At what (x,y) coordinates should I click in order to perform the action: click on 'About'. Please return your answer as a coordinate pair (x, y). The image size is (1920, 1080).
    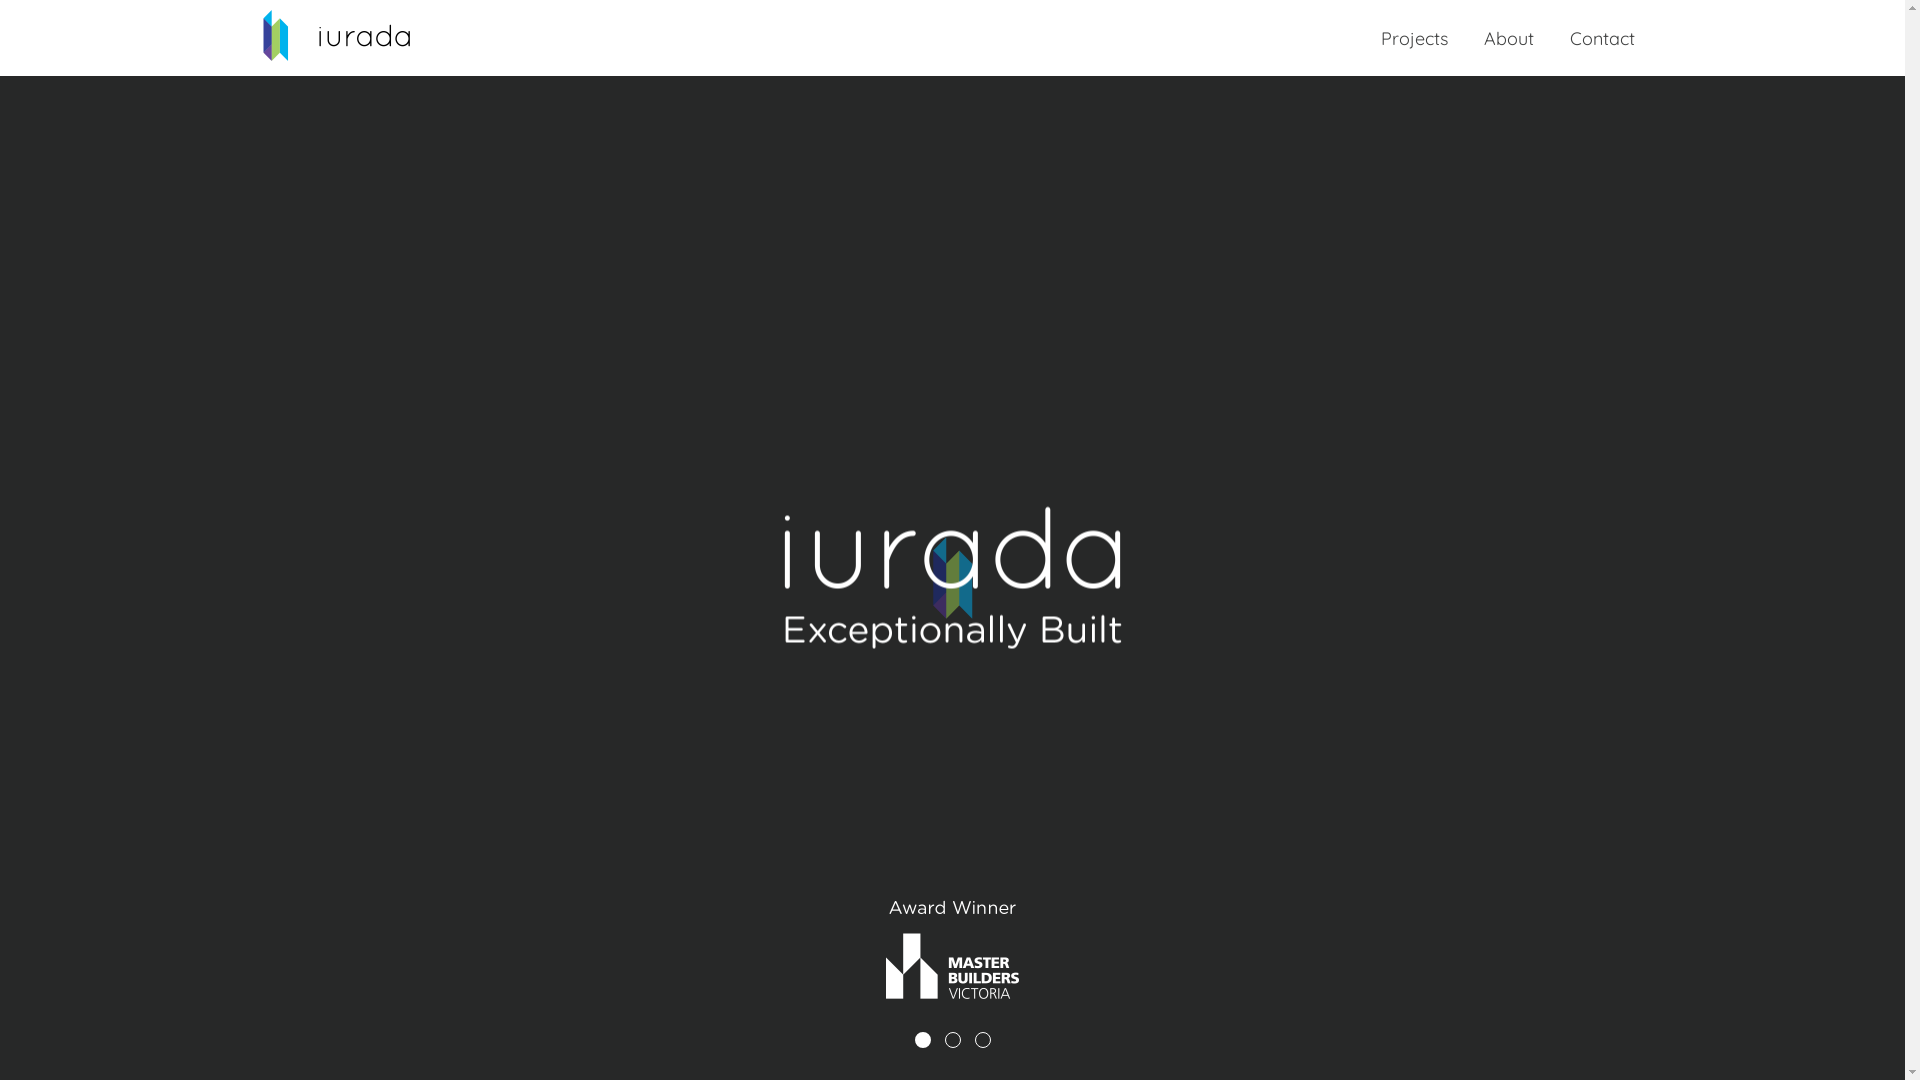
    Looking at the image, I should click on (1508, 38).